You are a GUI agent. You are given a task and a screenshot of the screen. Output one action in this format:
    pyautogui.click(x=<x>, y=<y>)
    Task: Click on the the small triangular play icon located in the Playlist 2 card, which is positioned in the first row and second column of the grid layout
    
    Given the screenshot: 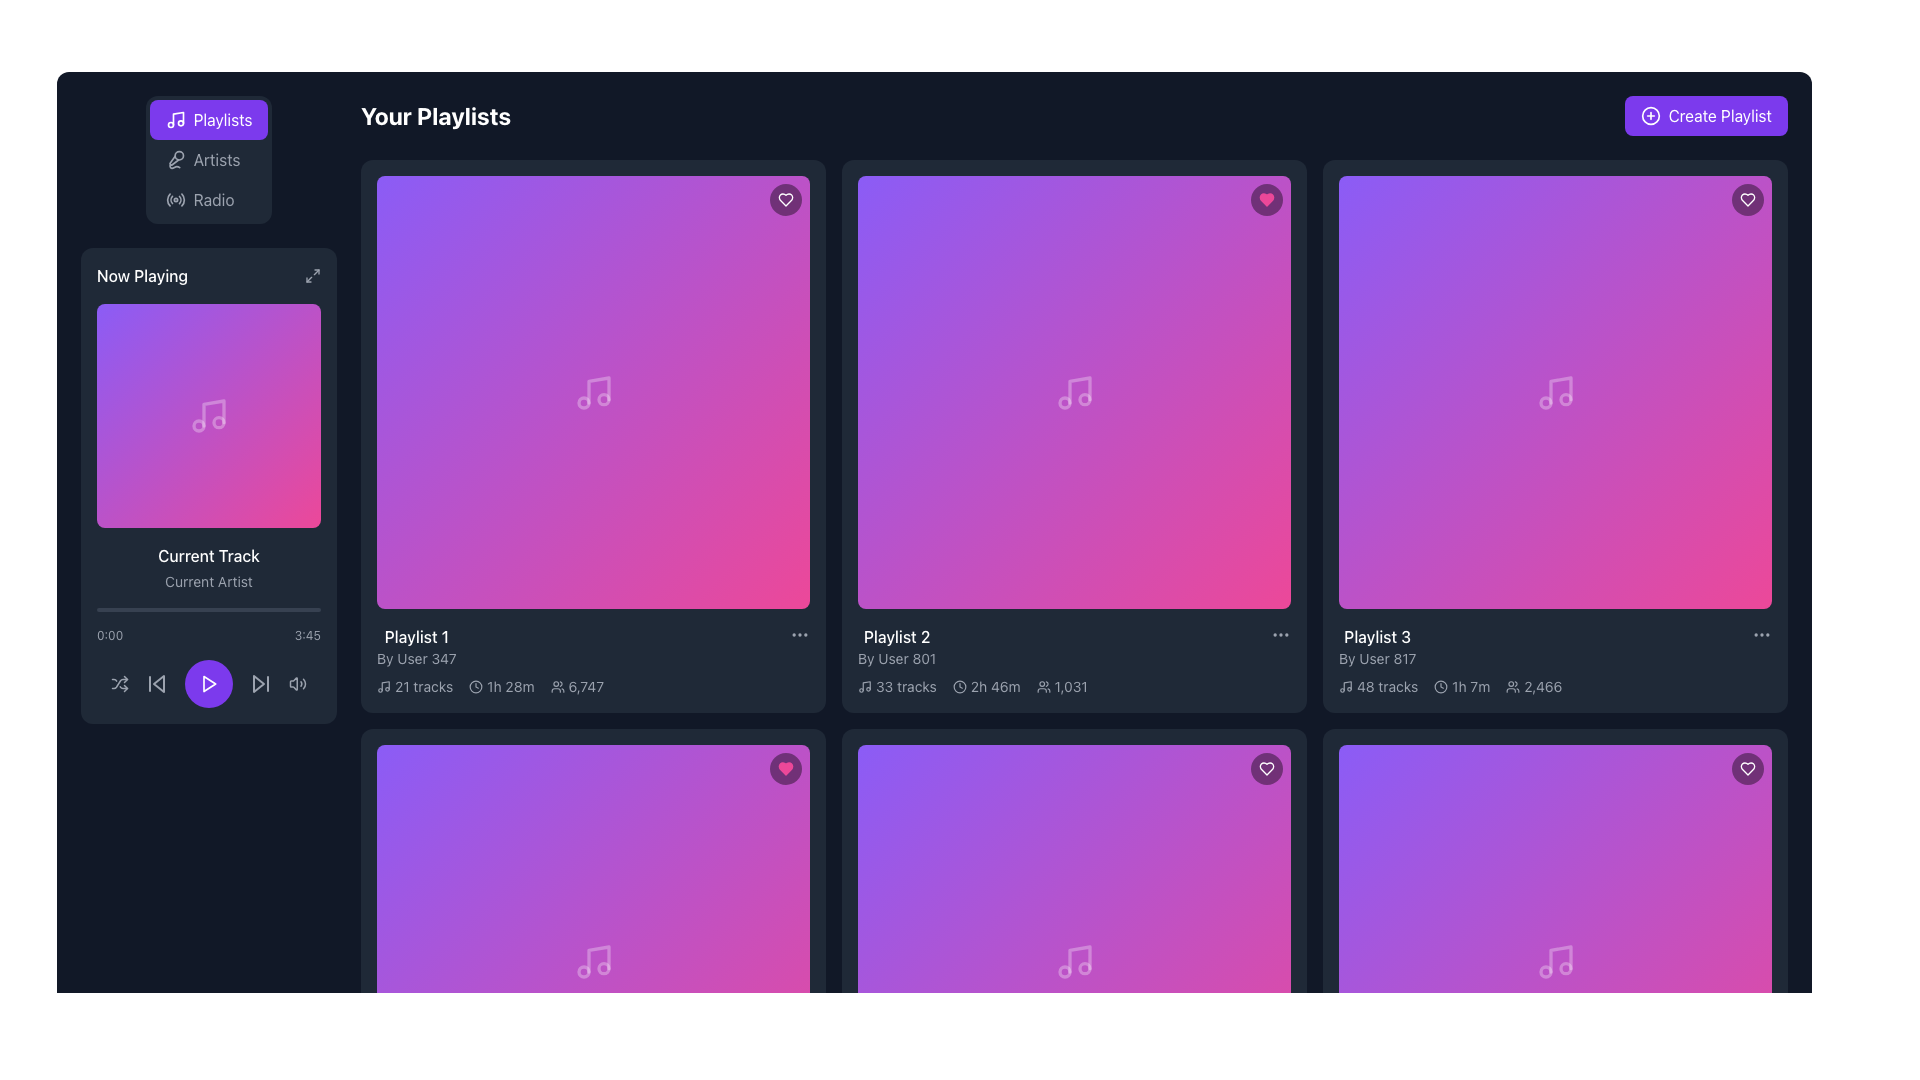 What is the action you would take?
    pyautogui.click(x=1074, y=392)
    